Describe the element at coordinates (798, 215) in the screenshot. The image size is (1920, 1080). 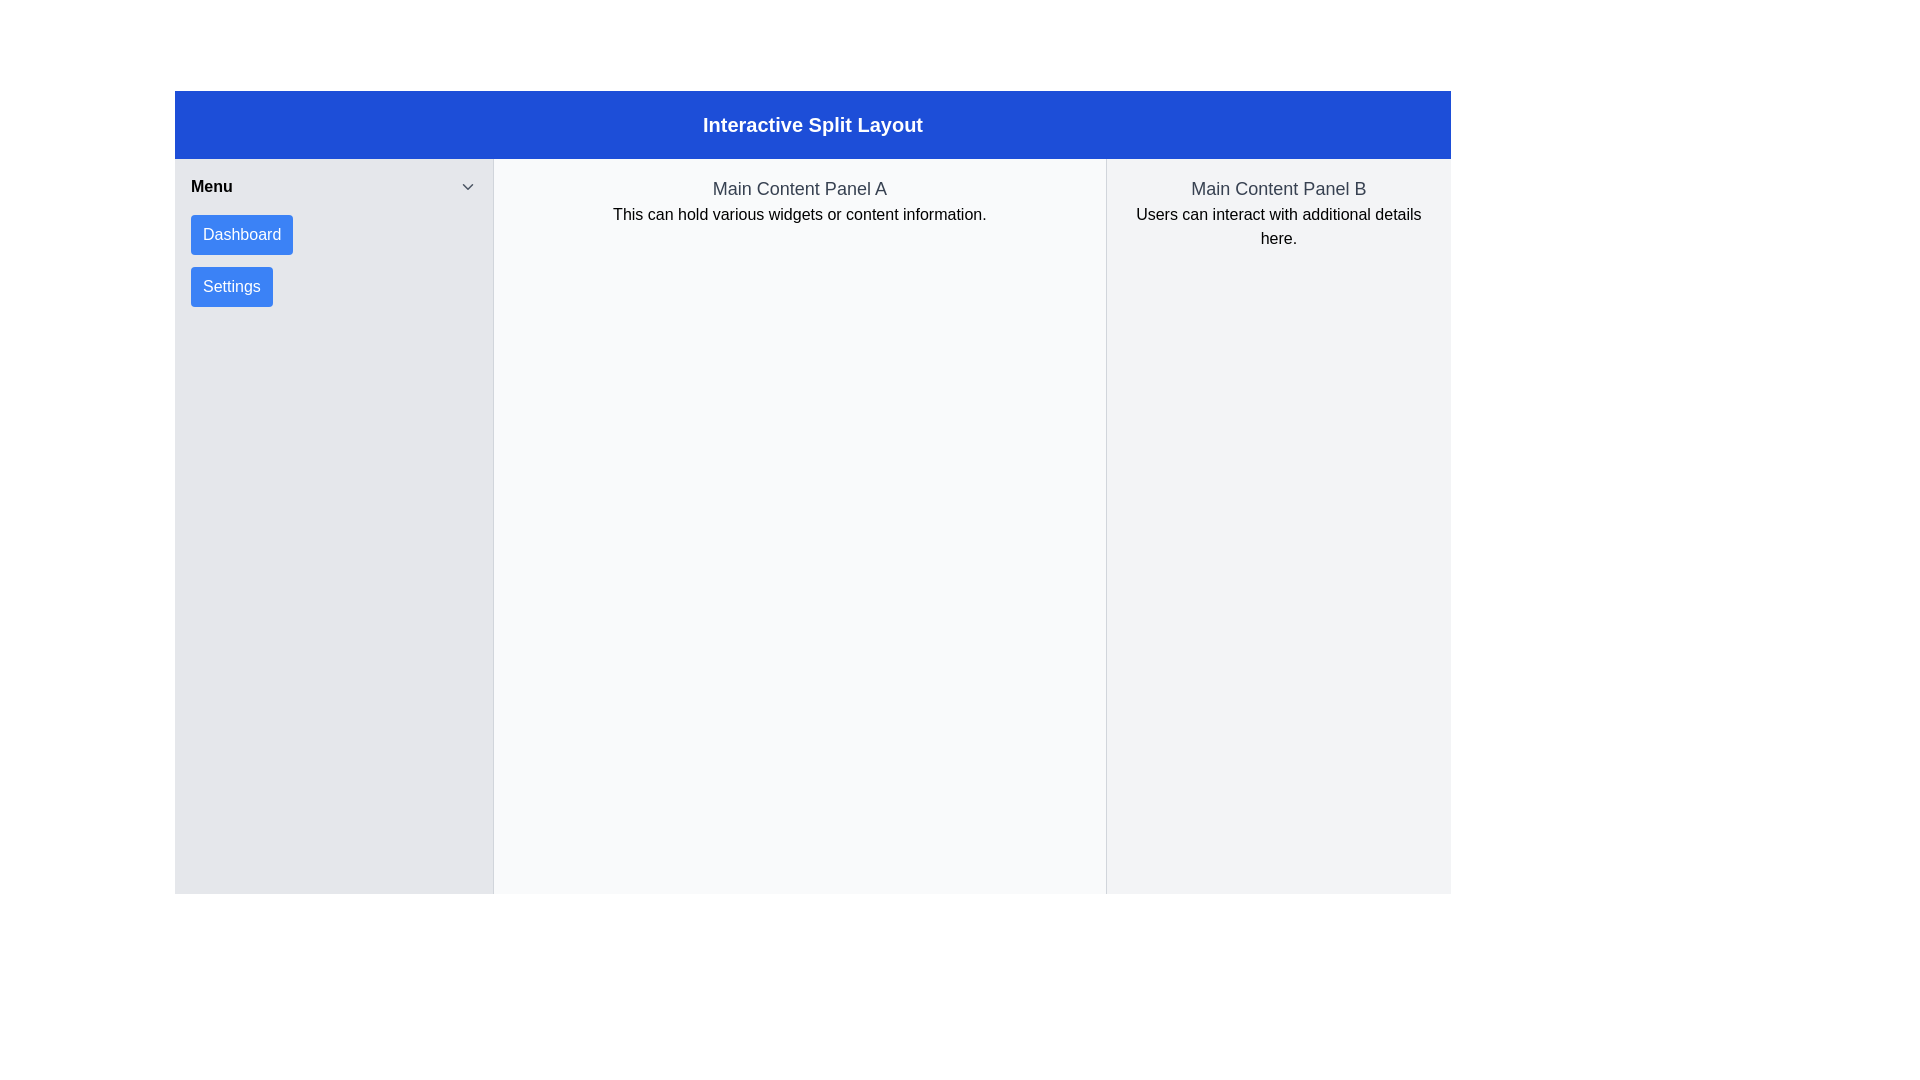
I see `the informational text block located directly below the header 'Main Content Panel A' in the left content section` at that location.